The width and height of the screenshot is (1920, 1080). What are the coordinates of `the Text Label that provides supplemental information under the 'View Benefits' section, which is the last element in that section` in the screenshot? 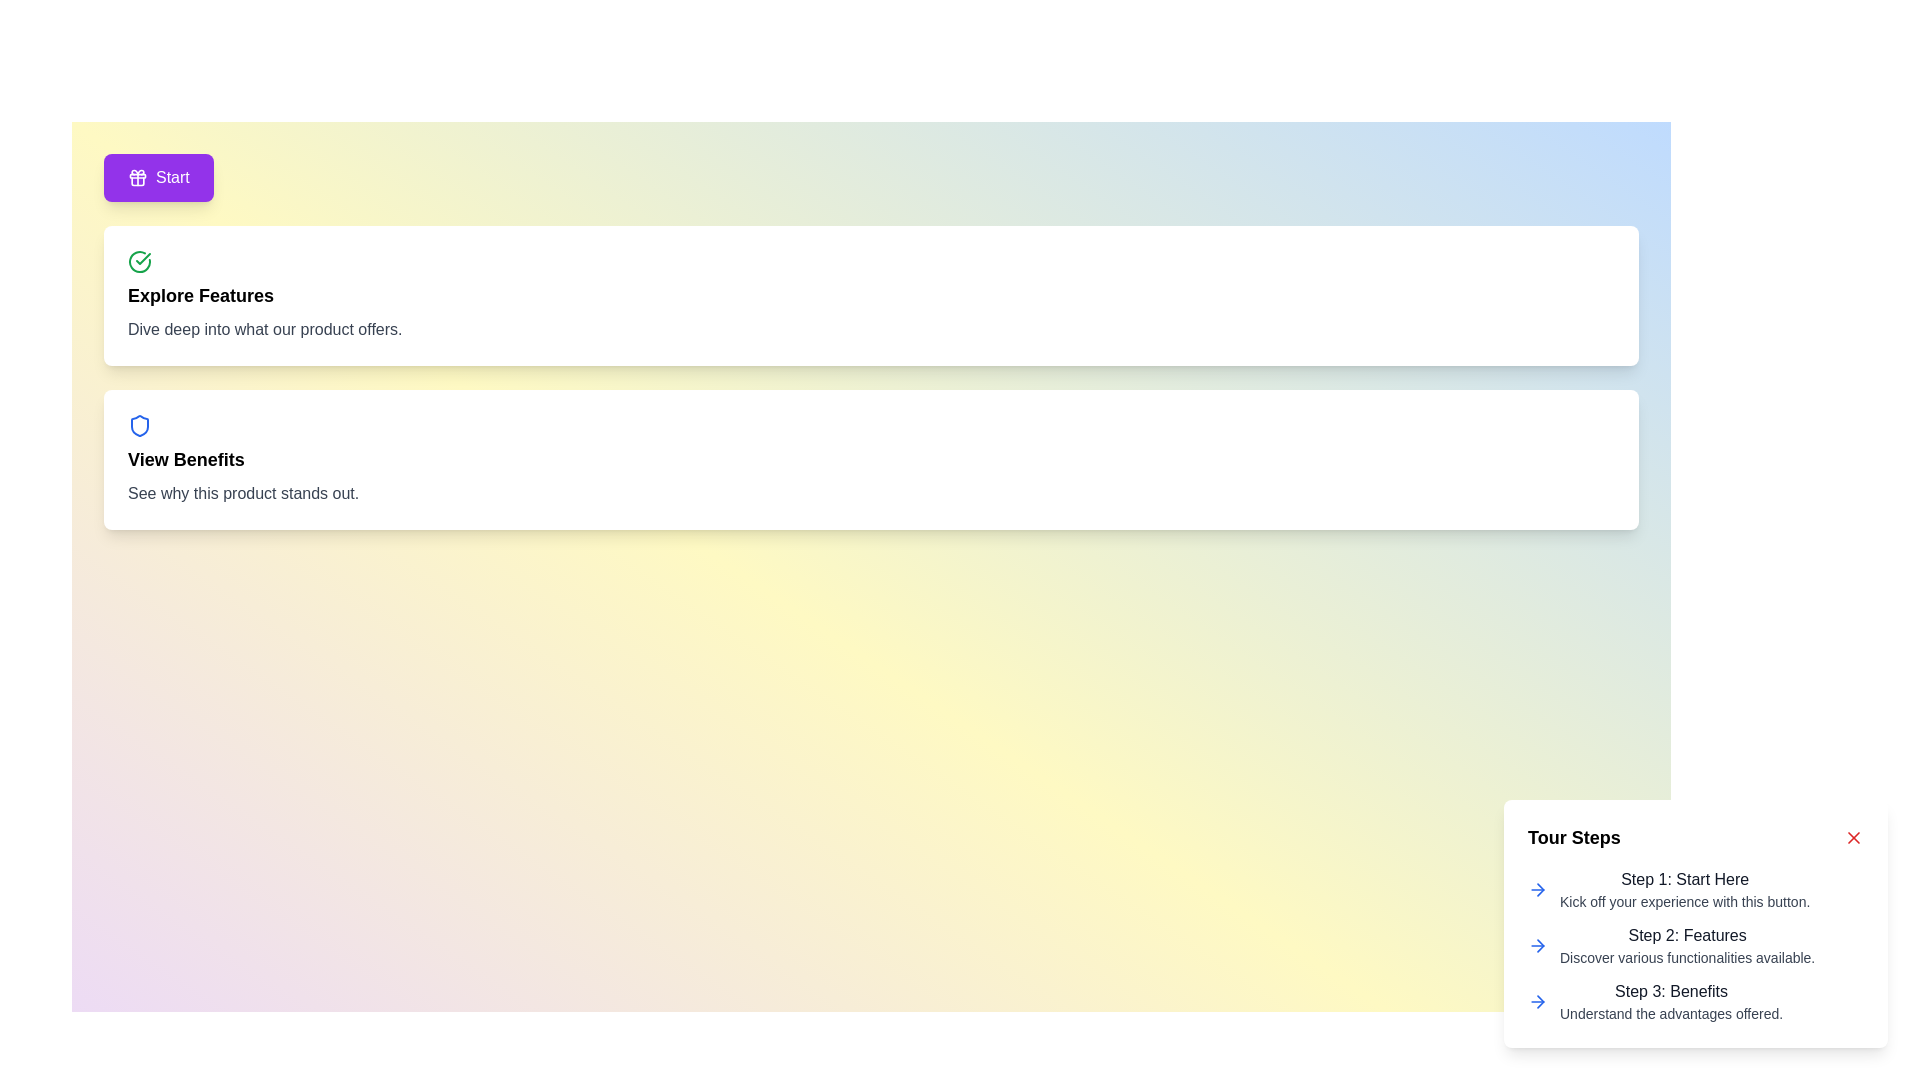 It's located at (242, 493).